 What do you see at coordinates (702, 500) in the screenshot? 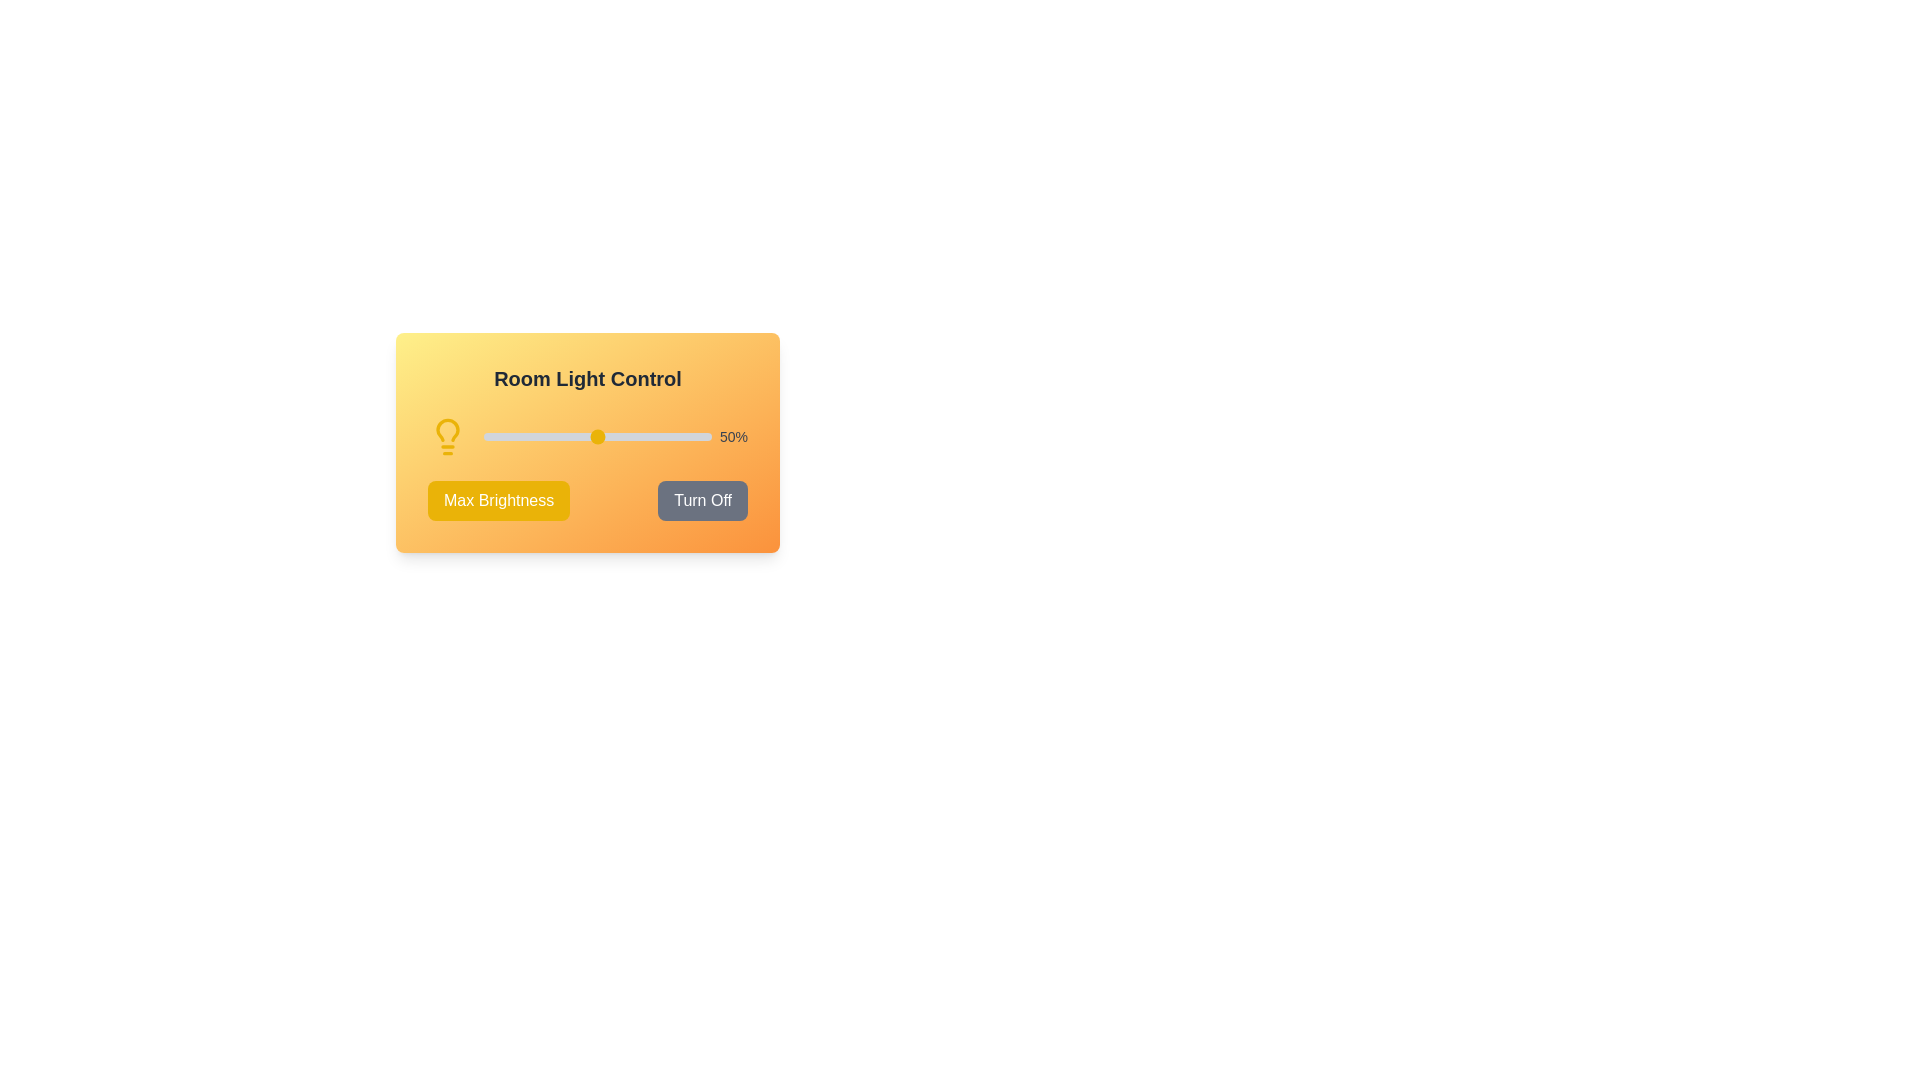
I see `'Turn Off' button to toggle the light state` at bounding box center [702, 500].